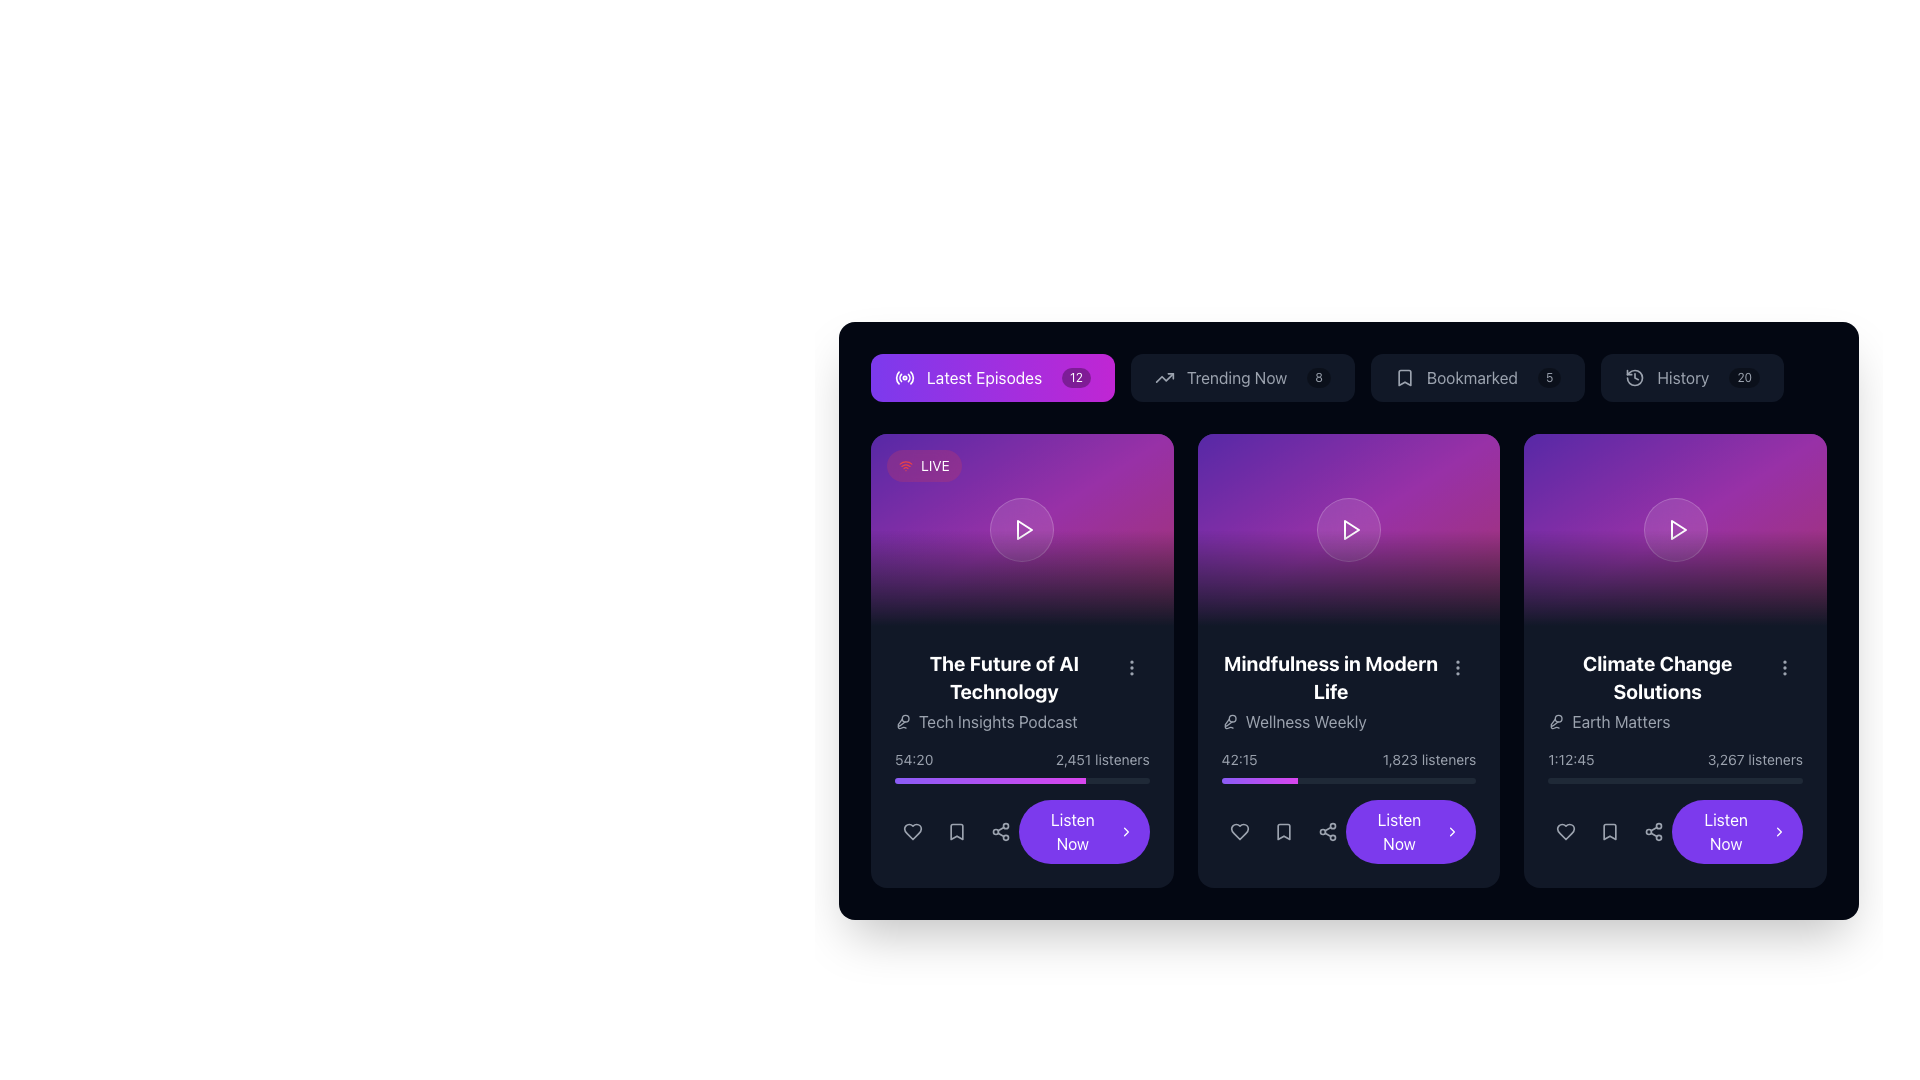 The image size is (1920, 1080). I want to click on the podcast episode icon located in the upper left corner of the card for 'The Future of AI Technology', which is positioned to the left of the text 'Tech Insights Podcast', so click(901, 721).